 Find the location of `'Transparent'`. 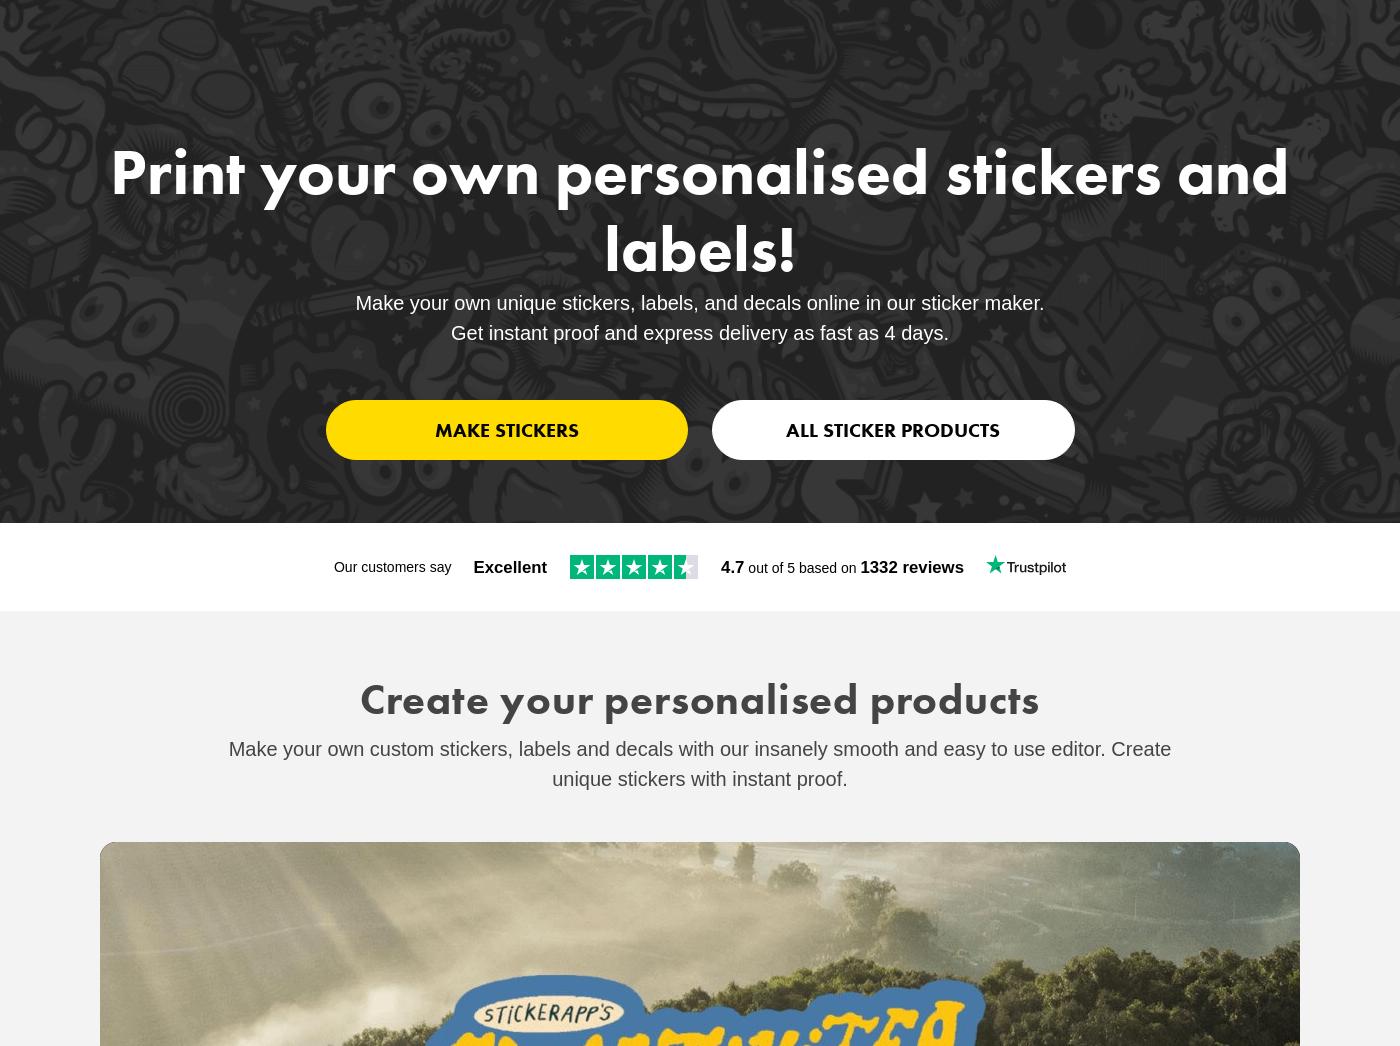

'Transparent' is located at coordinates (851, 539).